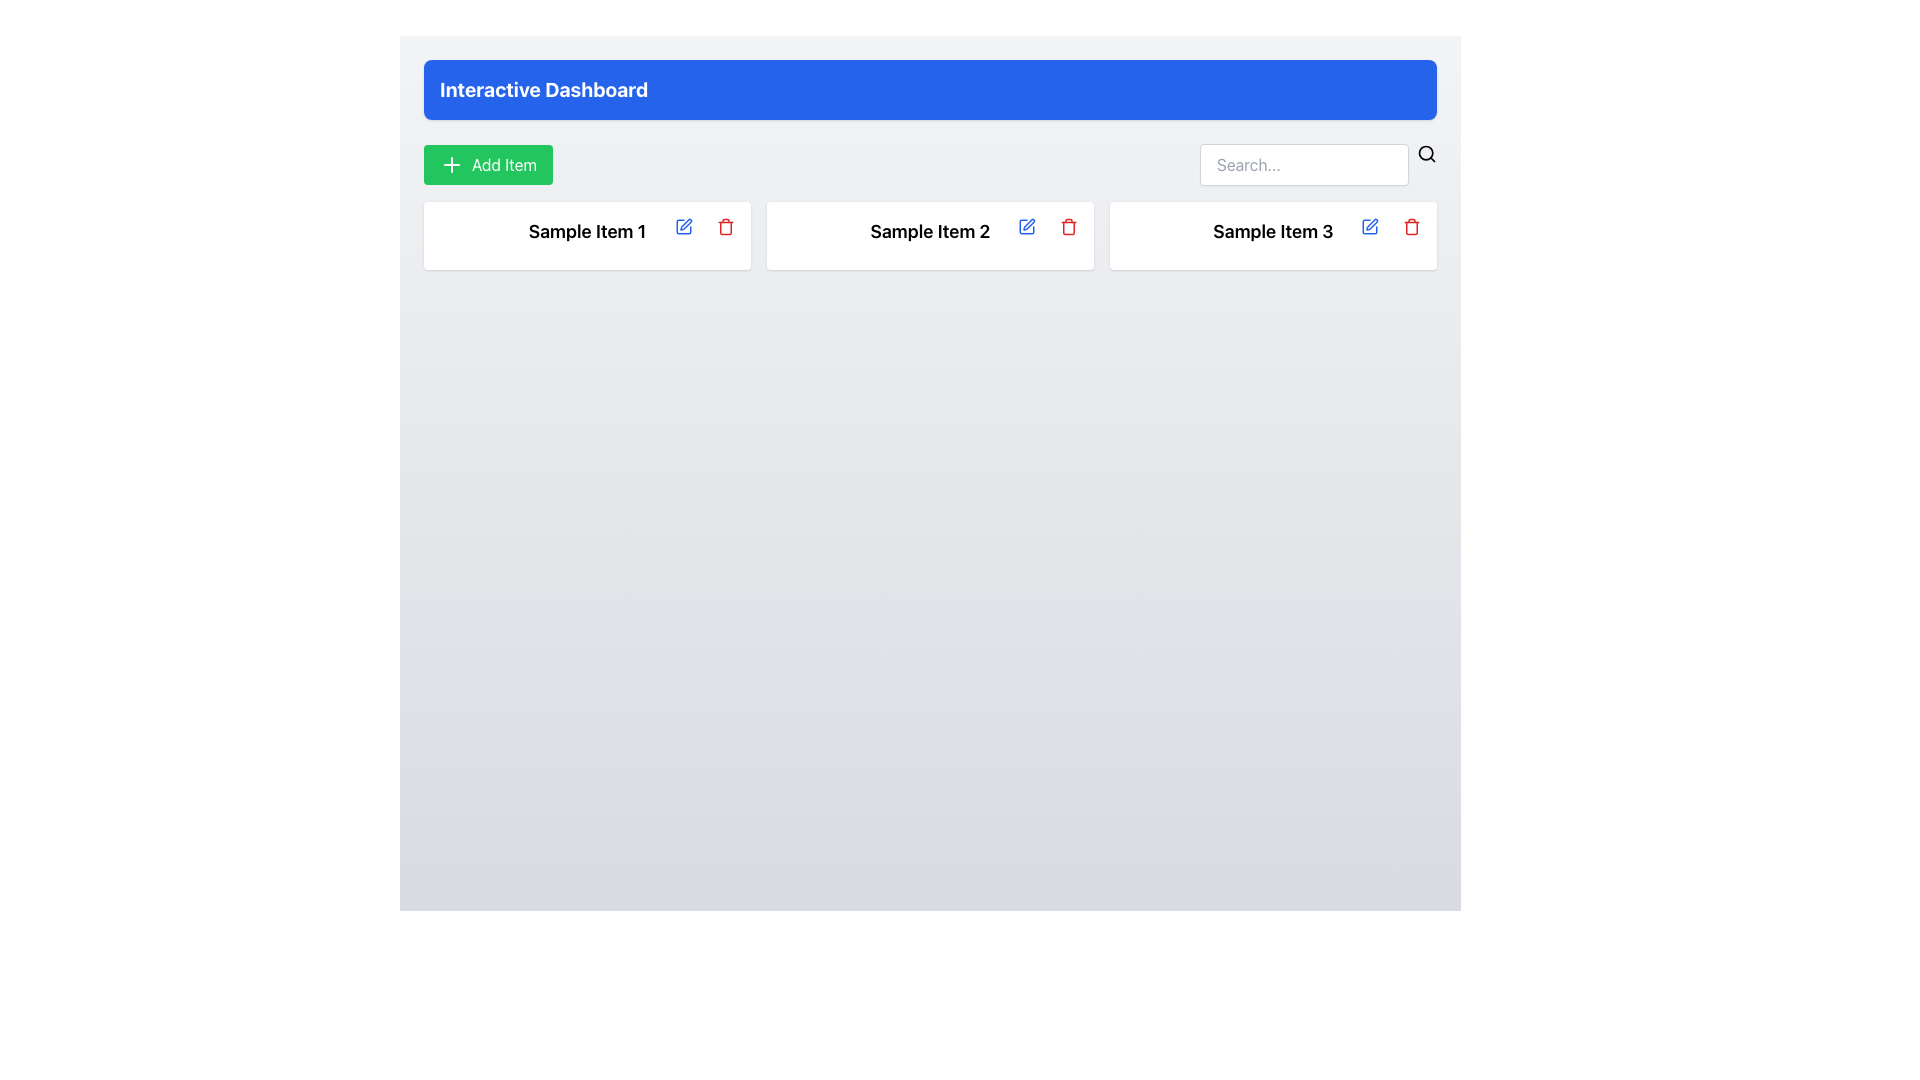 The height and width of the screenshot is (1080, 1920). Describe the element at coordinates (1027, 226) in the screenshot. I see `the edit icon on the right side of the panel for 'Sample Item 2' to initiate editing` at that location.